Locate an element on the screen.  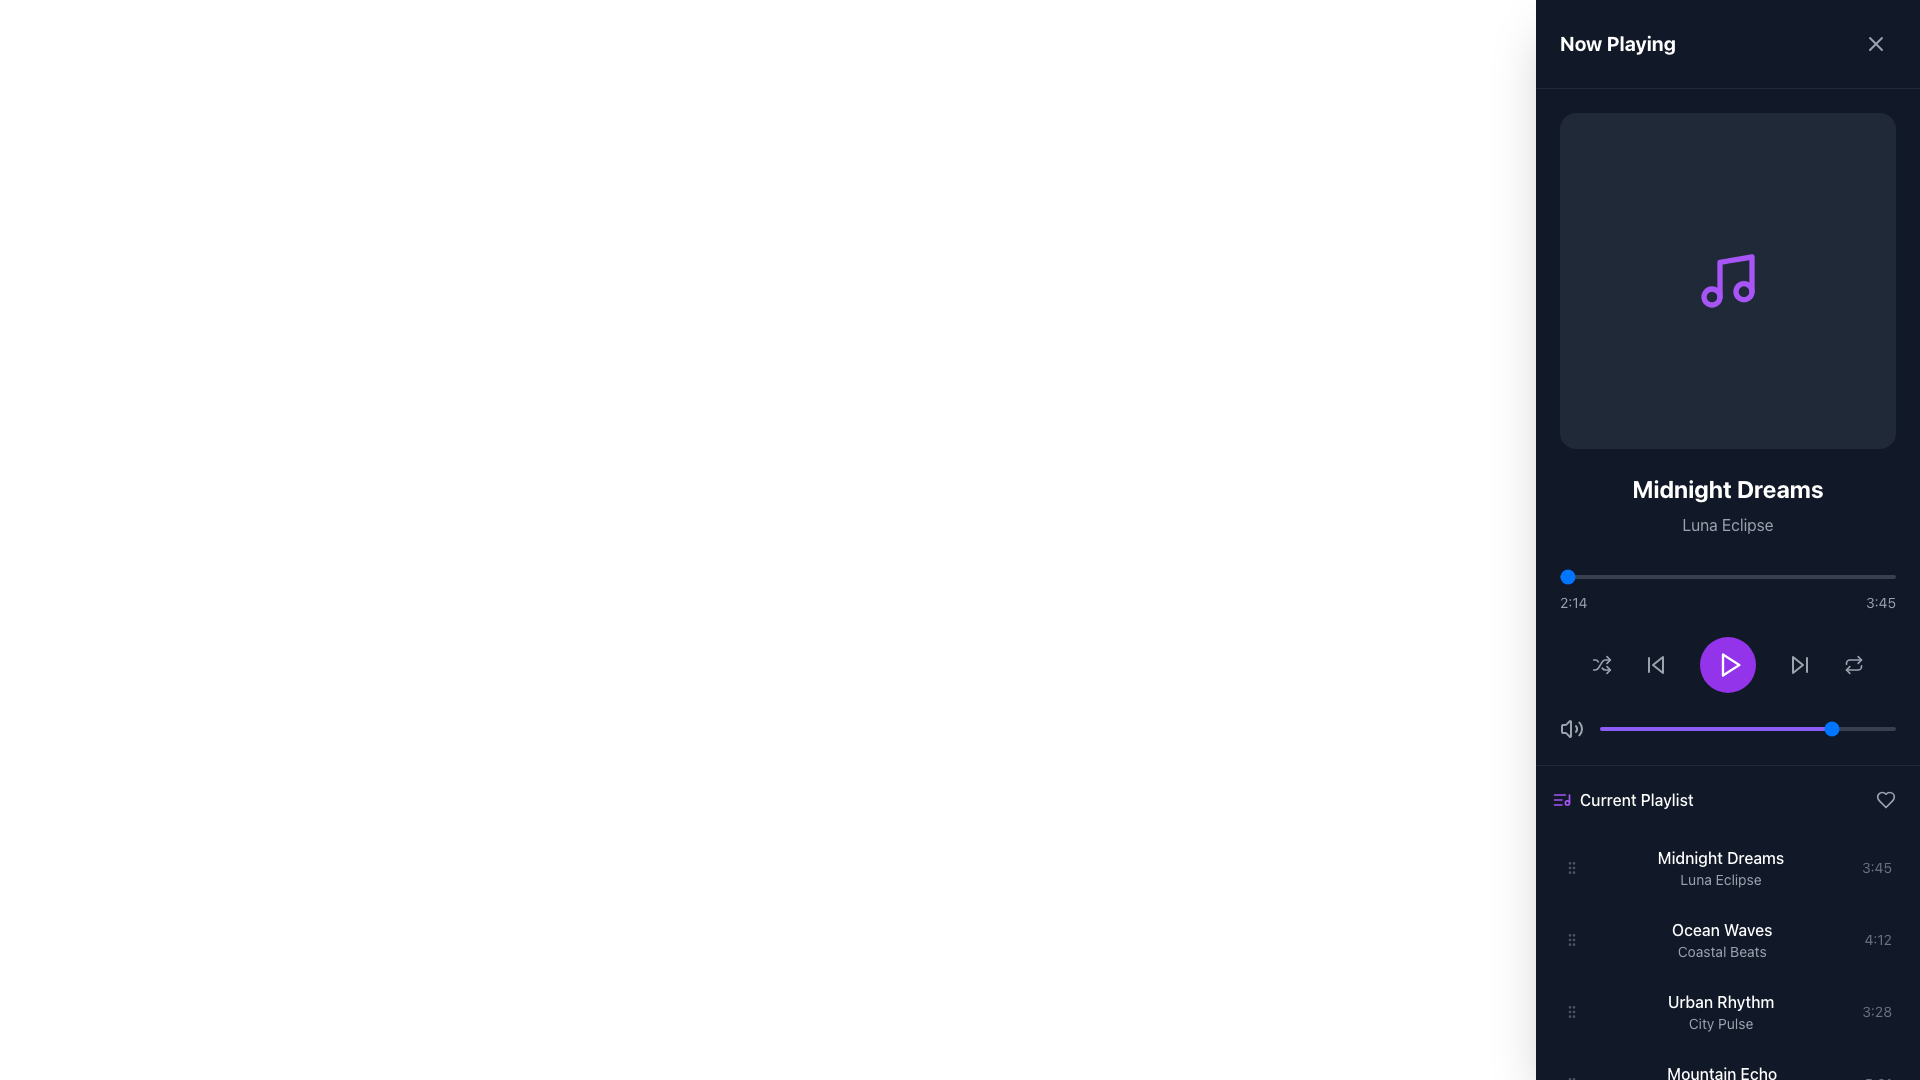
the slider value is located at coordinates (1774, 729).